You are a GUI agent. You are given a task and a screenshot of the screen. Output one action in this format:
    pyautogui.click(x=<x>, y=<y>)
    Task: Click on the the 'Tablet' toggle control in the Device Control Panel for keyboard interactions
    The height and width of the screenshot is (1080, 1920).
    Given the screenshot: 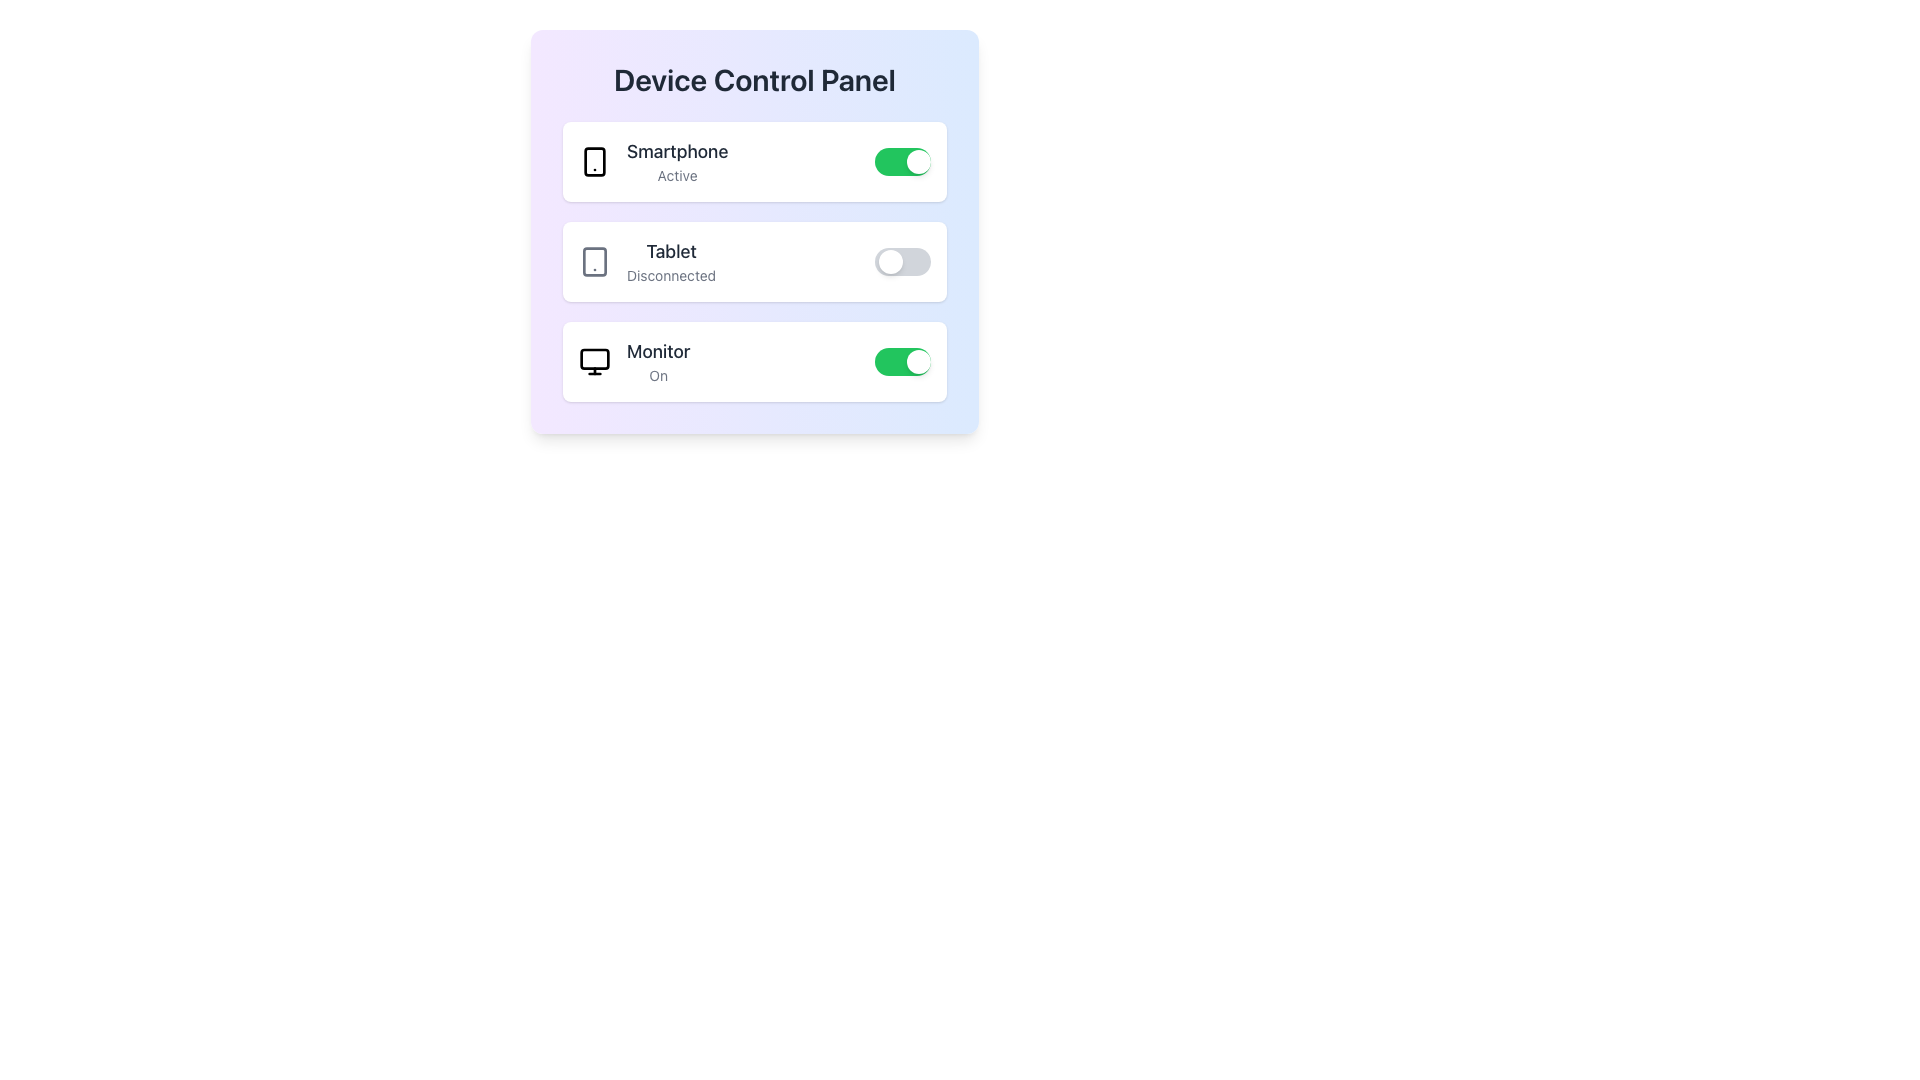 What is the action you would take?
    pyautogui.click(x=753, y=230)
    